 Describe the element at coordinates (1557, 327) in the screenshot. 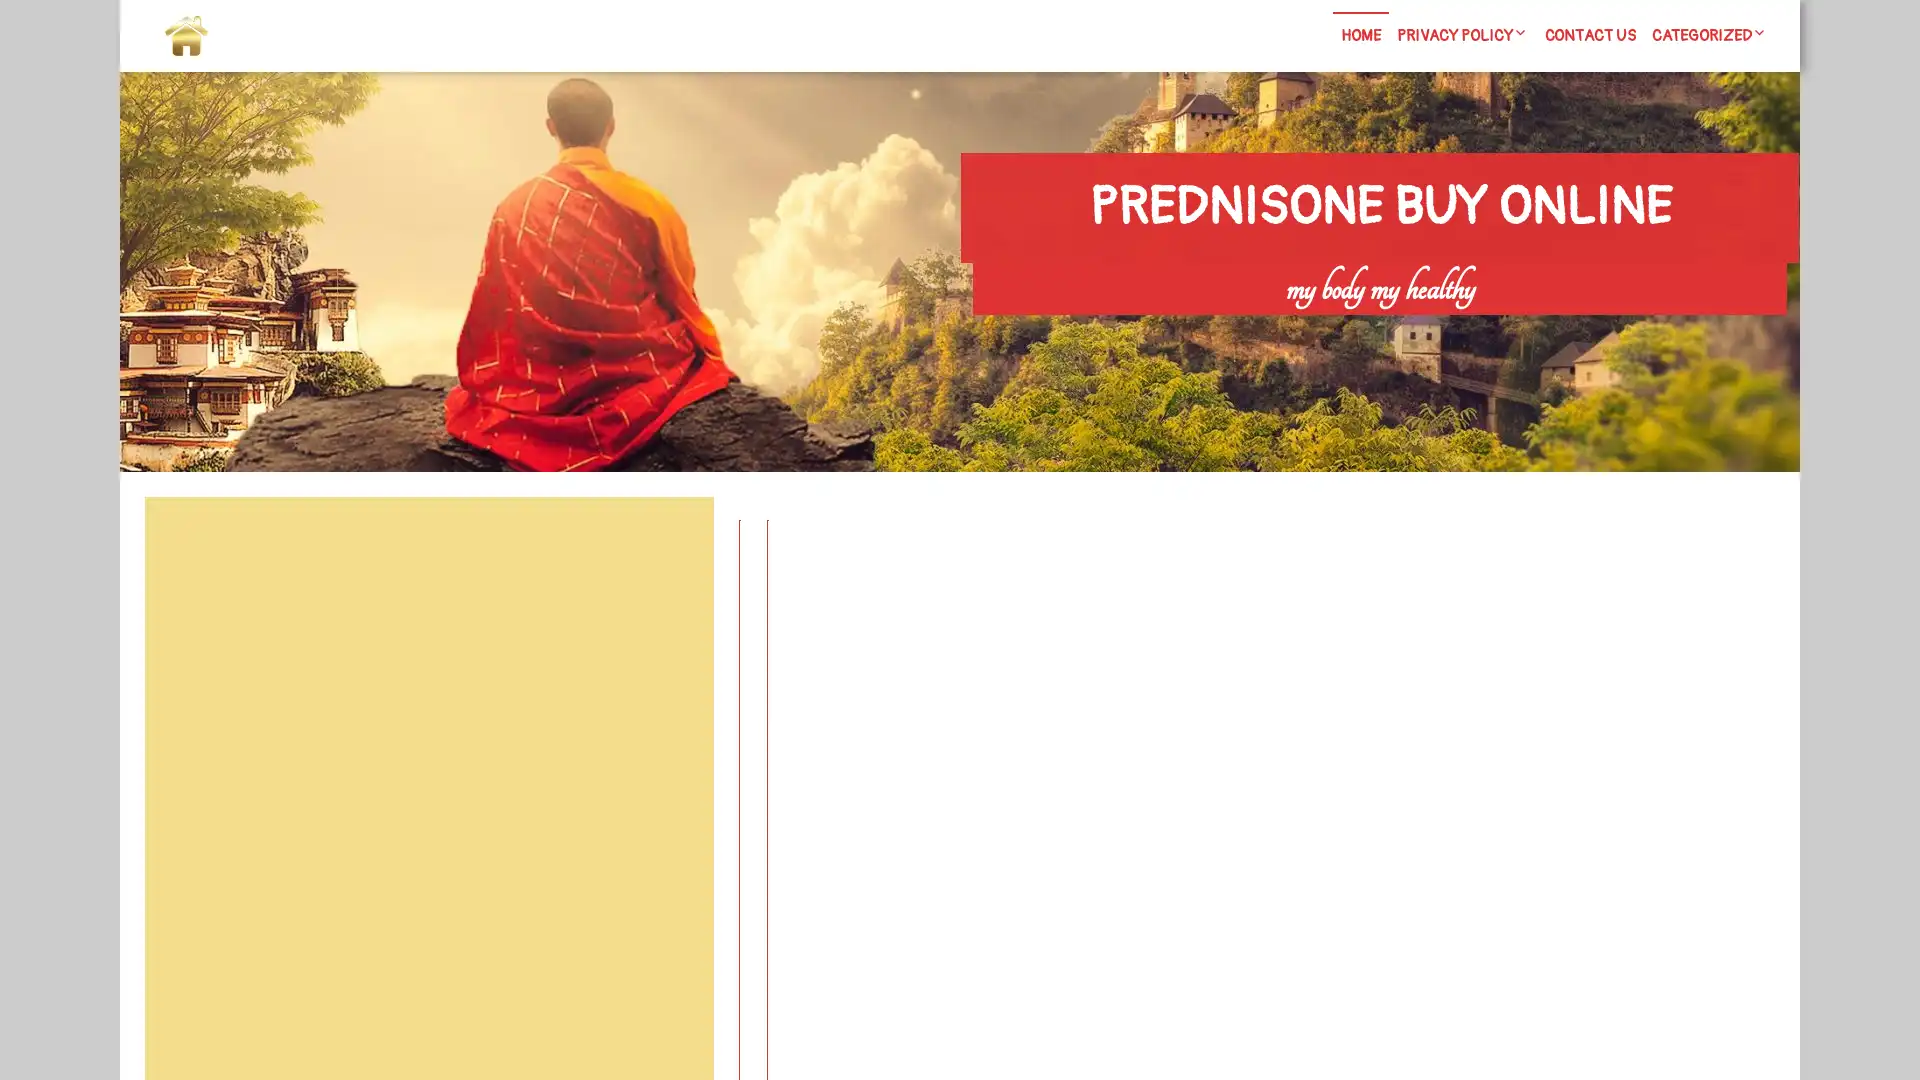

I see `Search` at that location.